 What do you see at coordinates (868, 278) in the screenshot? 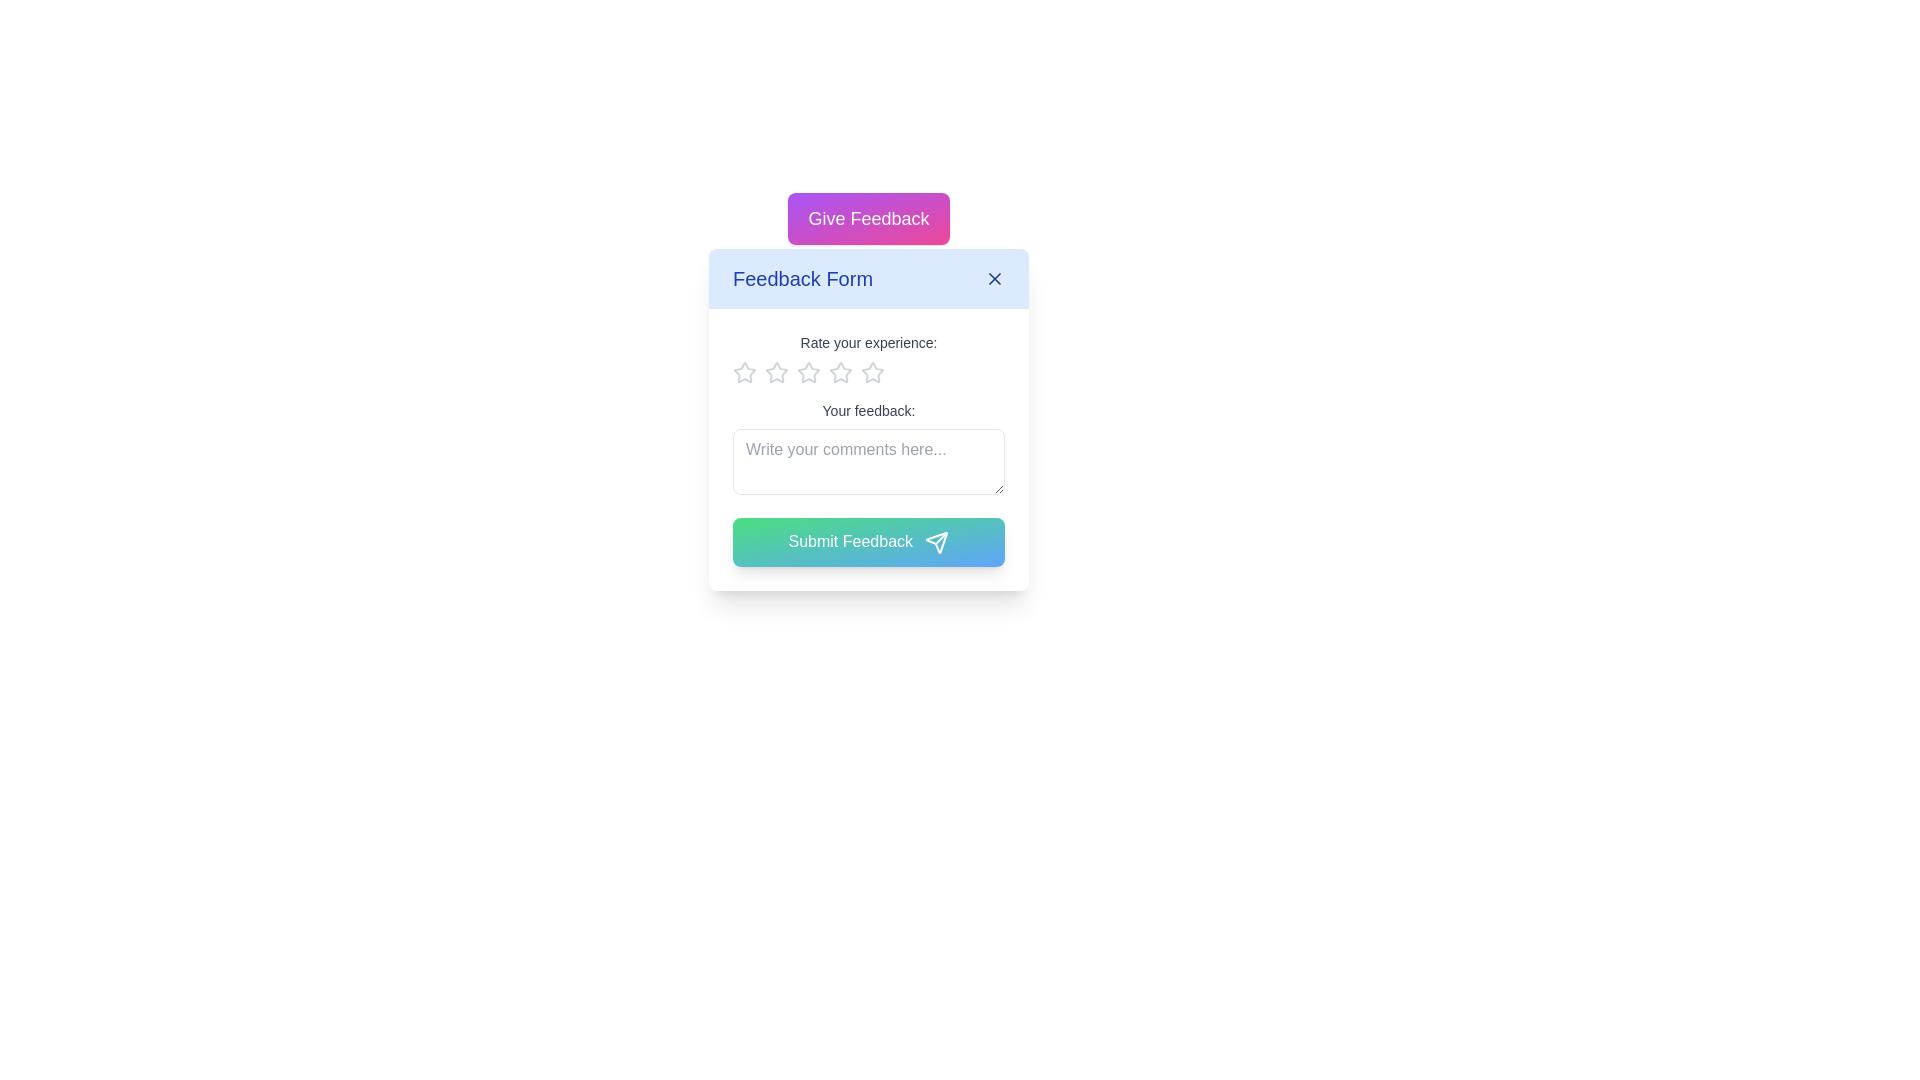
I see `the Header bar of the feedback form dialog that displays 'Feedback Form' to trigger the tooltip` at bounding box center [868, 278].